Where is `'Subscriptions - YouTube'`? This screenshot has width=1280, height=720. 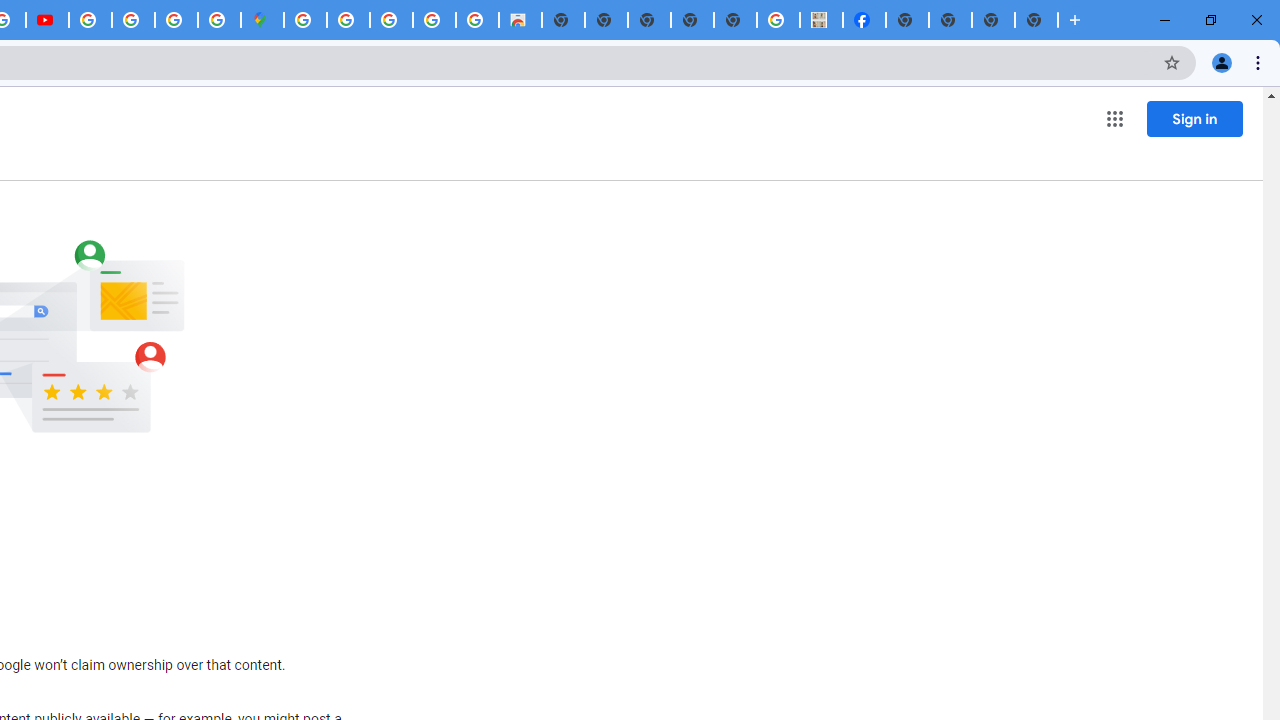 'Subscriptions - YouTube' is located at coordinates (47, 20).